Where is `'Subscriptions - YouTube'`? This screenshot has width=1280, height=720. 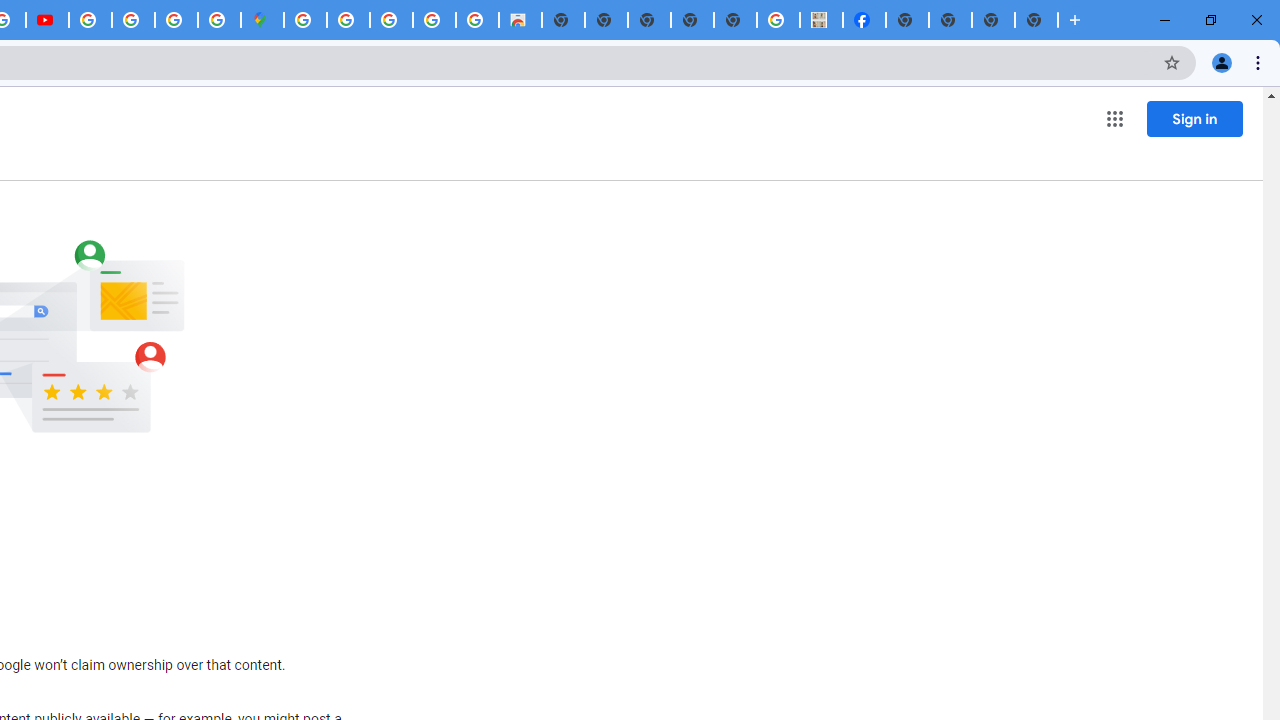 'Subscriptions - YouTube' is located at coordinates (47, 20).